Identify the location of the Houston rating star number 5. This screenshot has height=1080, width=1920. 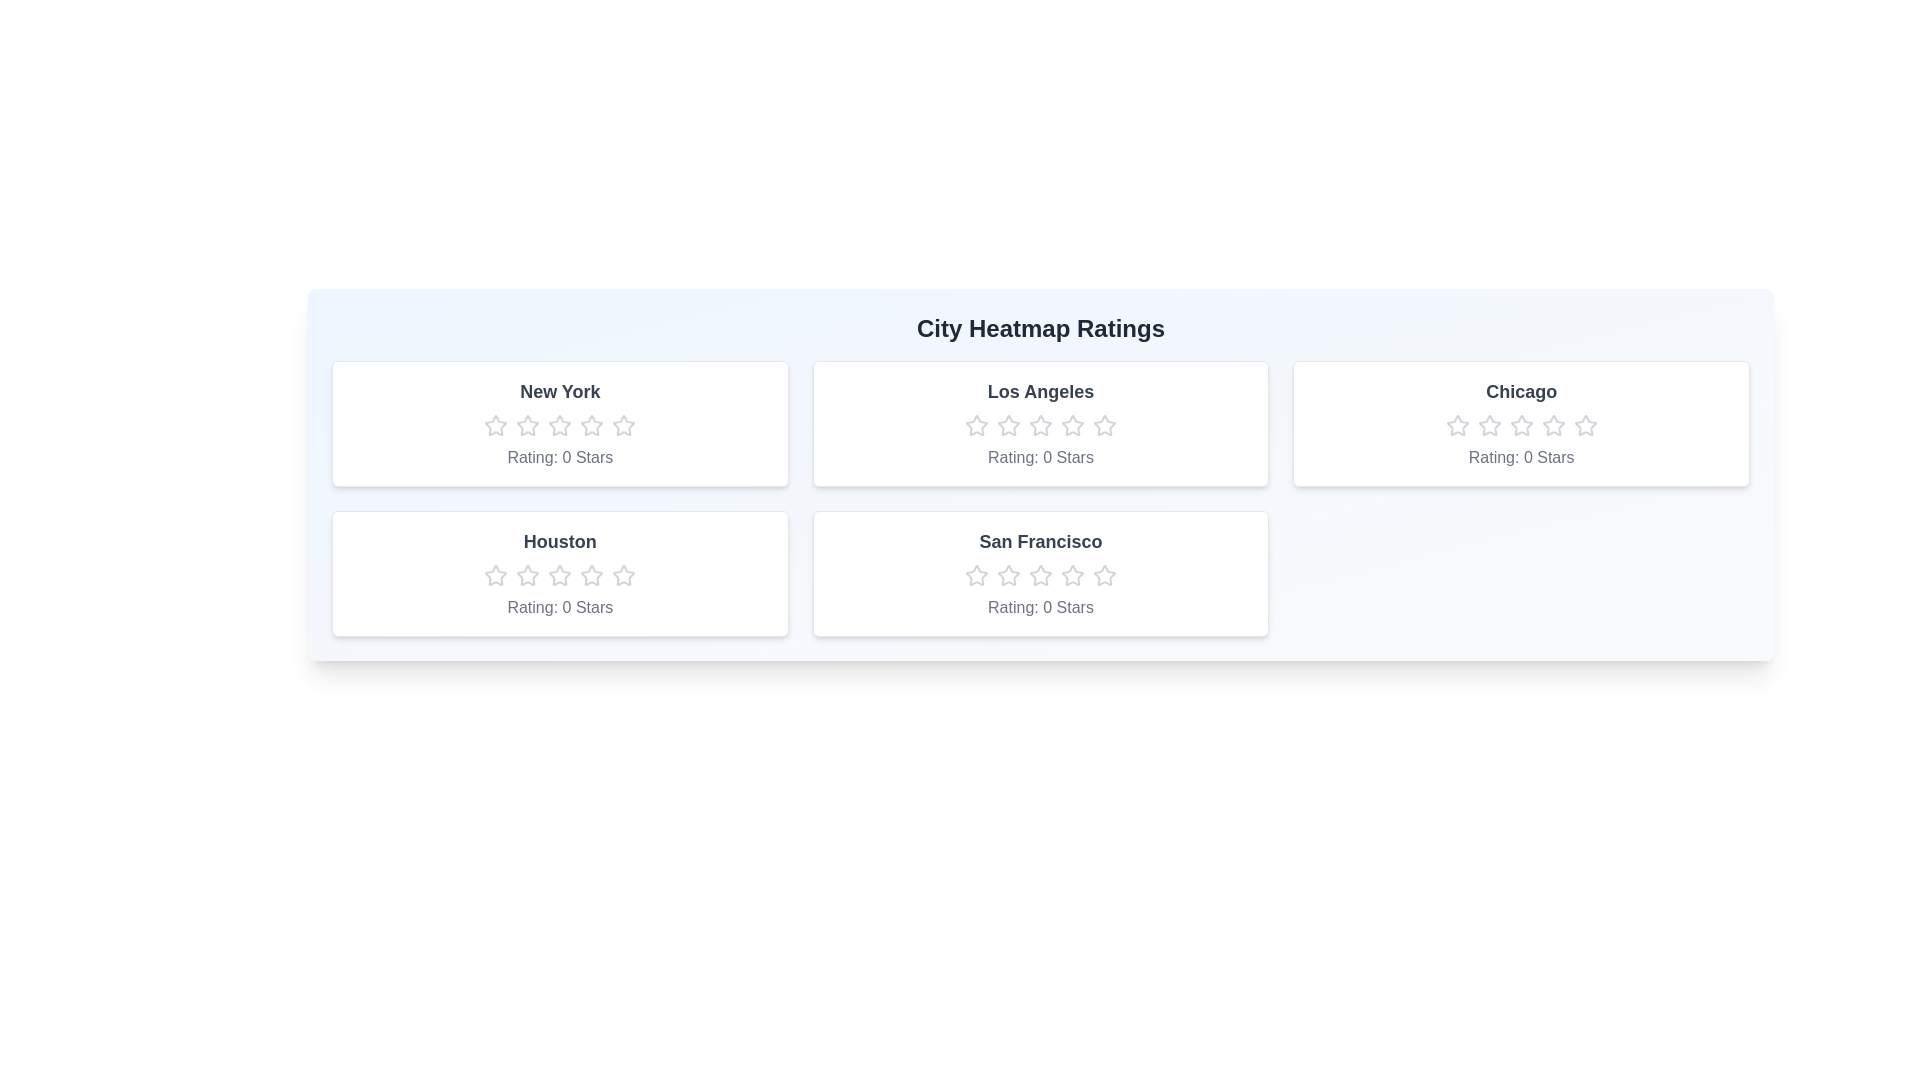
(623, 575).